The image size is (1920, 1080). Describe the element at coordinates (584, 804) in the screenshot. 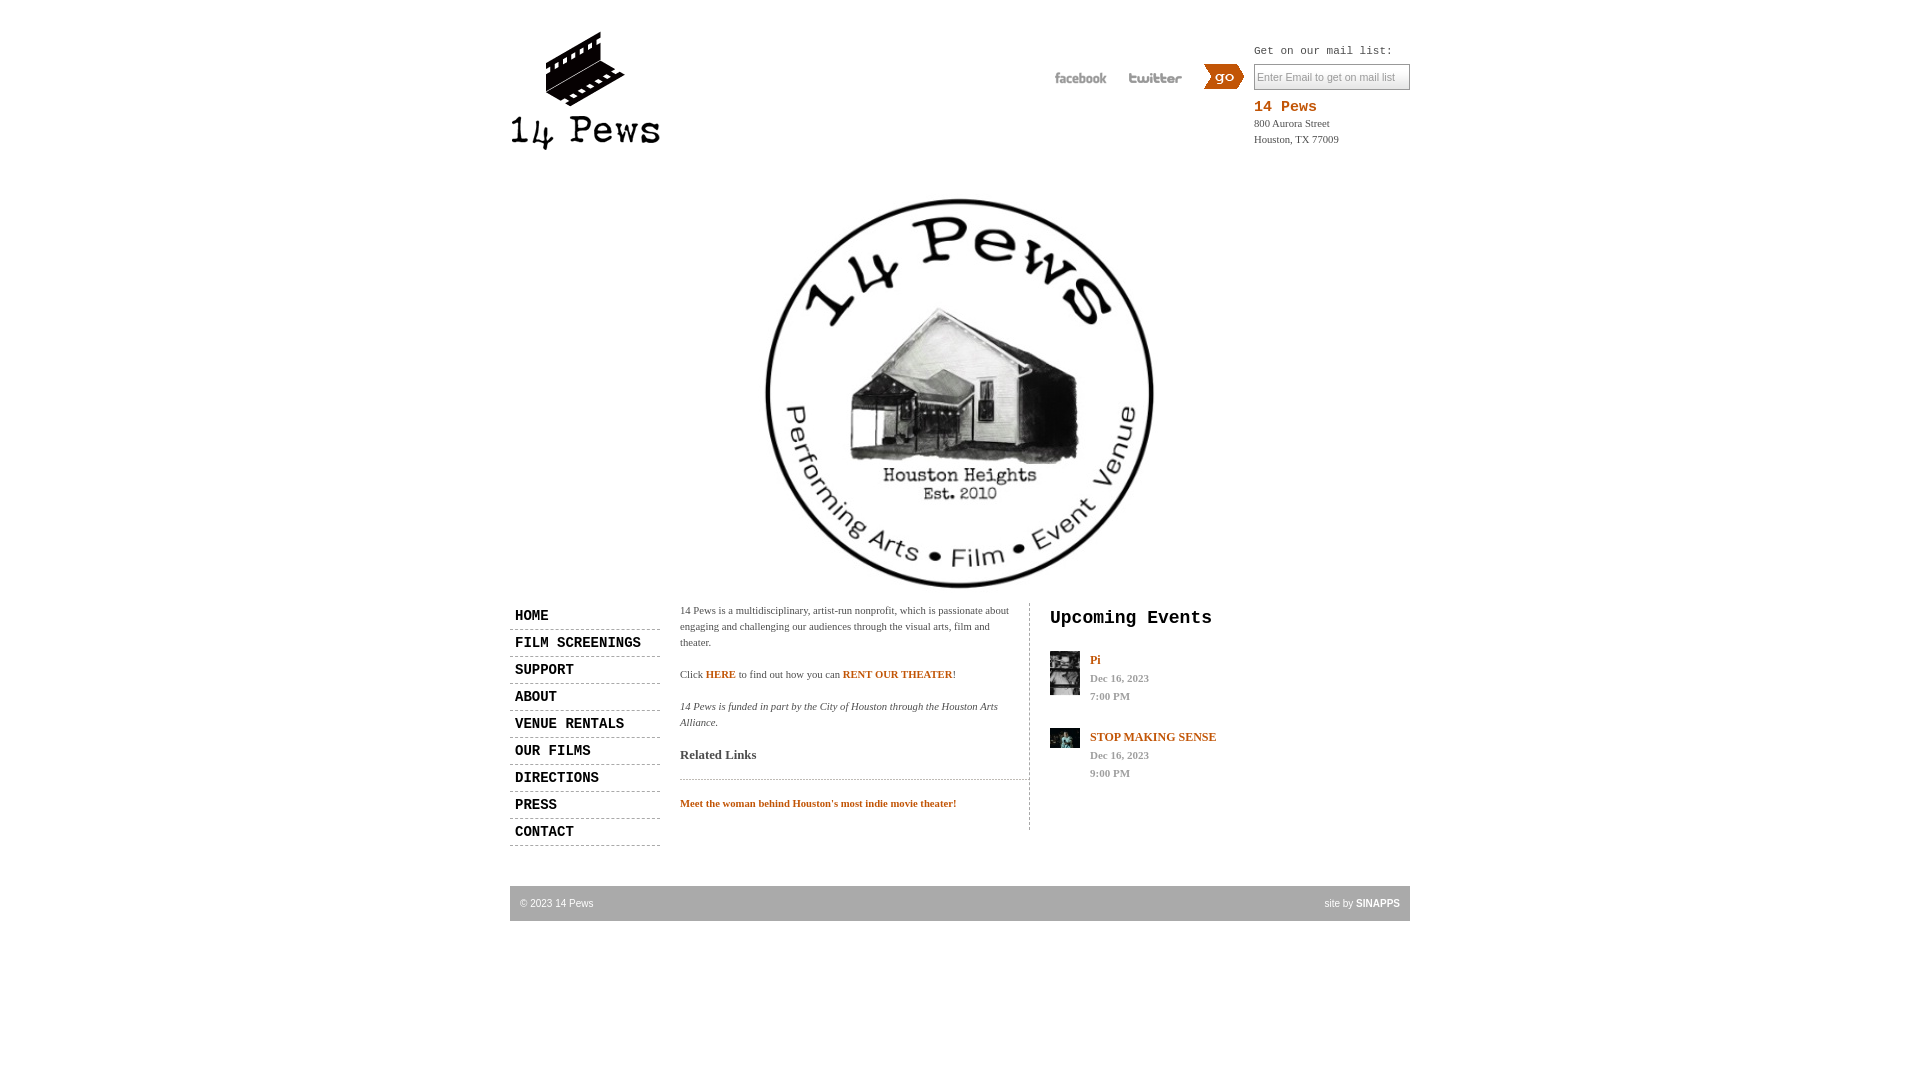

I see `'PRESS'` at that location.